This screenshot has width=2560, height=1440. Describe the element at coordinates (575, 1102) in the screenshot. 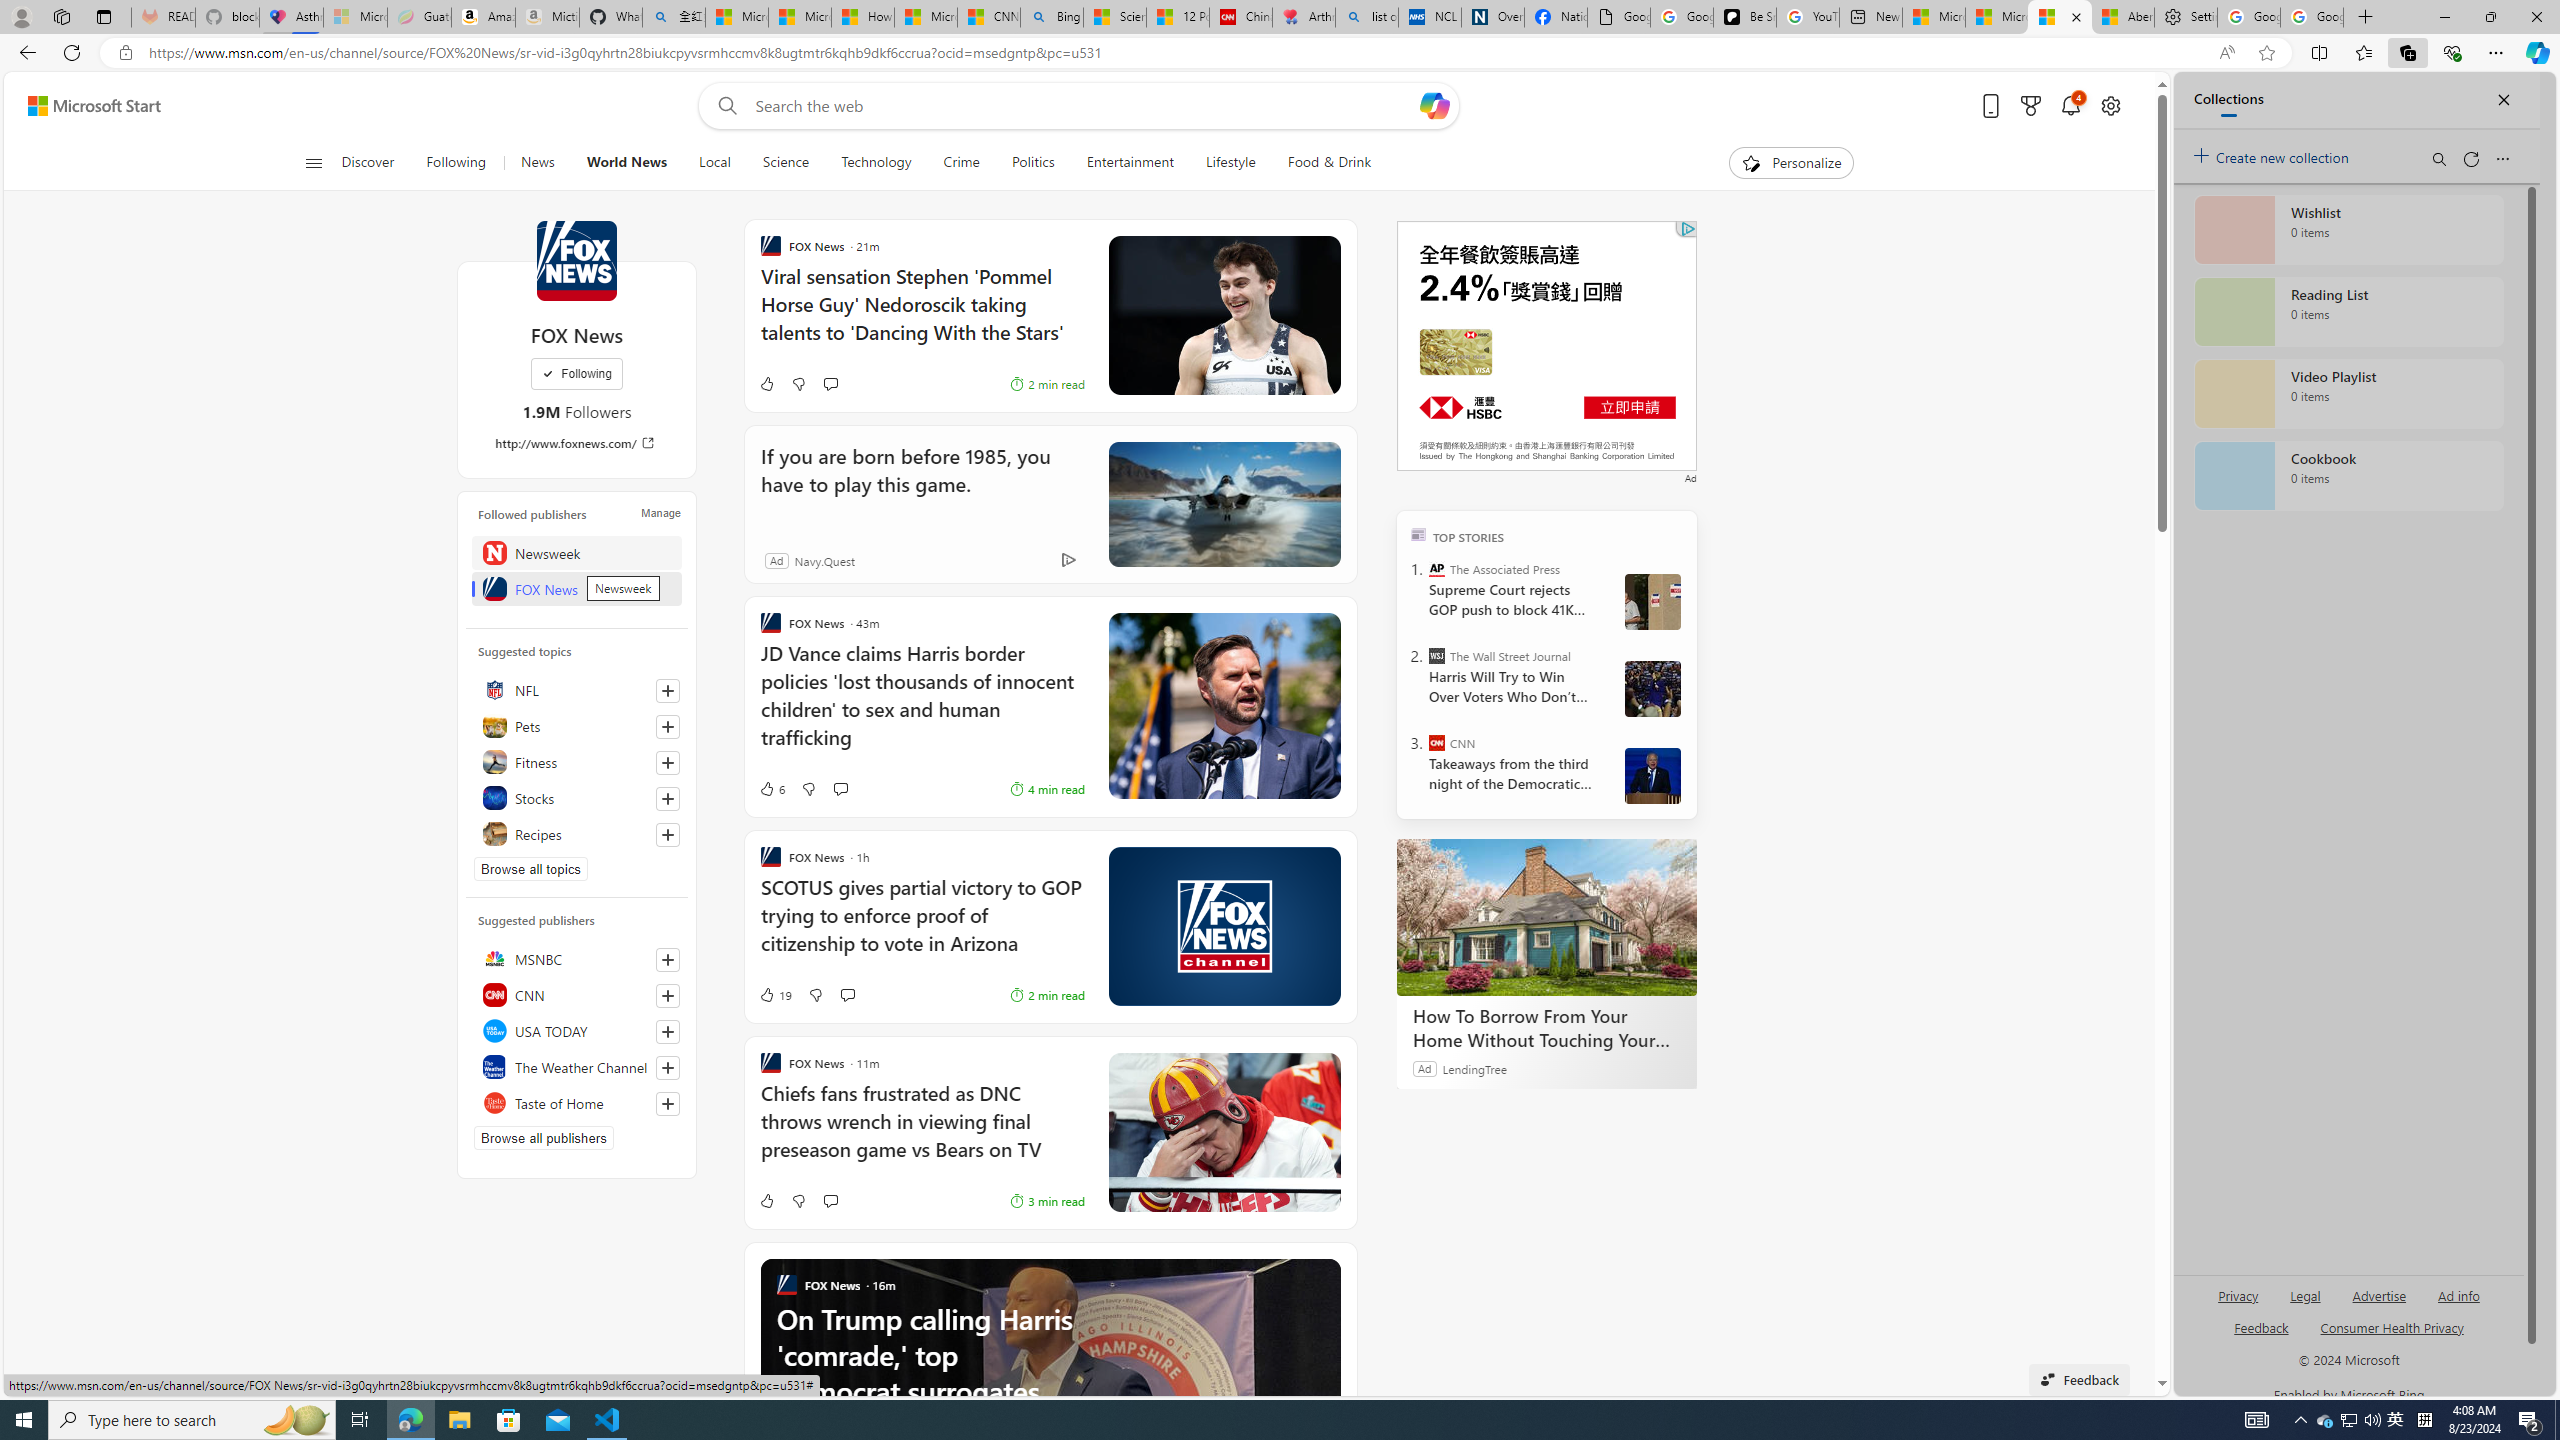

I see `'Taste of Home'` at that location.